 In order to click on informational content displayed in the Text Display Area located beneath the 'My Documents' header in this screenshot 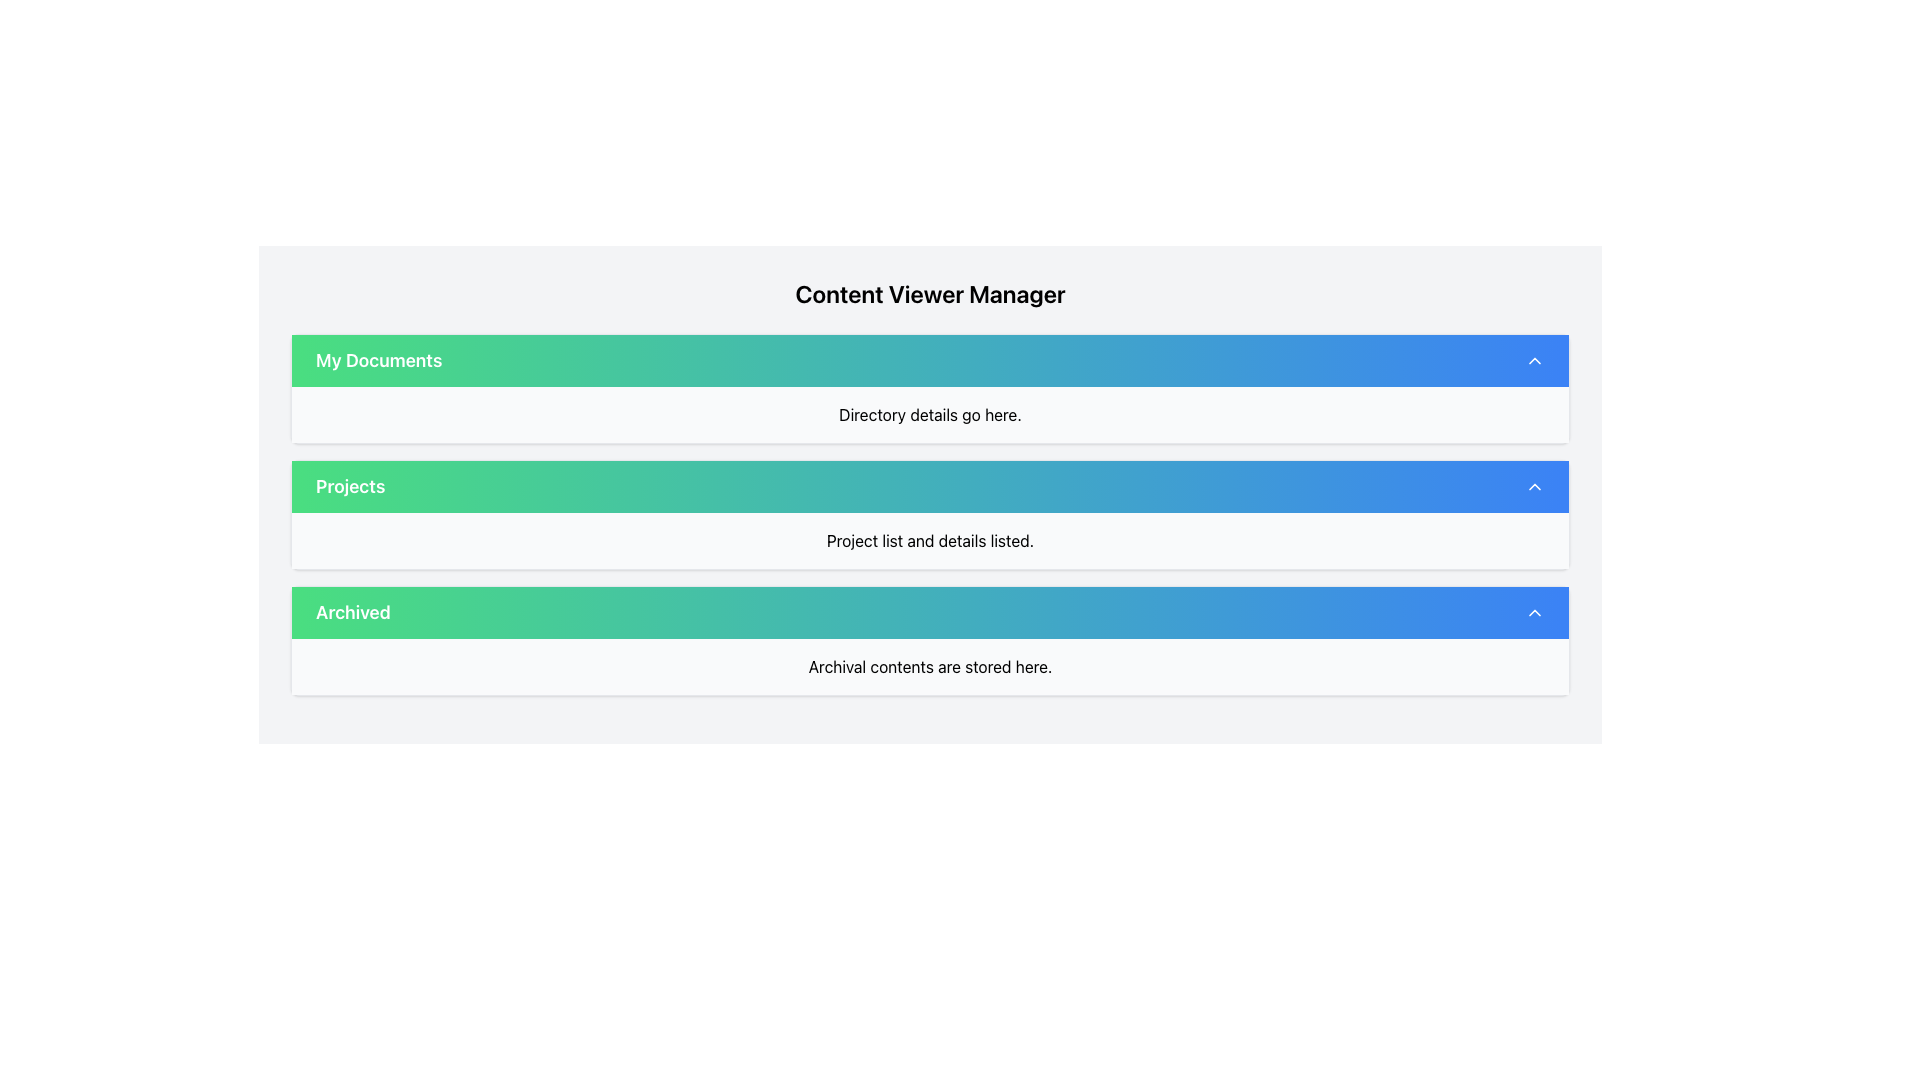, I will do `click(929, 414)`.